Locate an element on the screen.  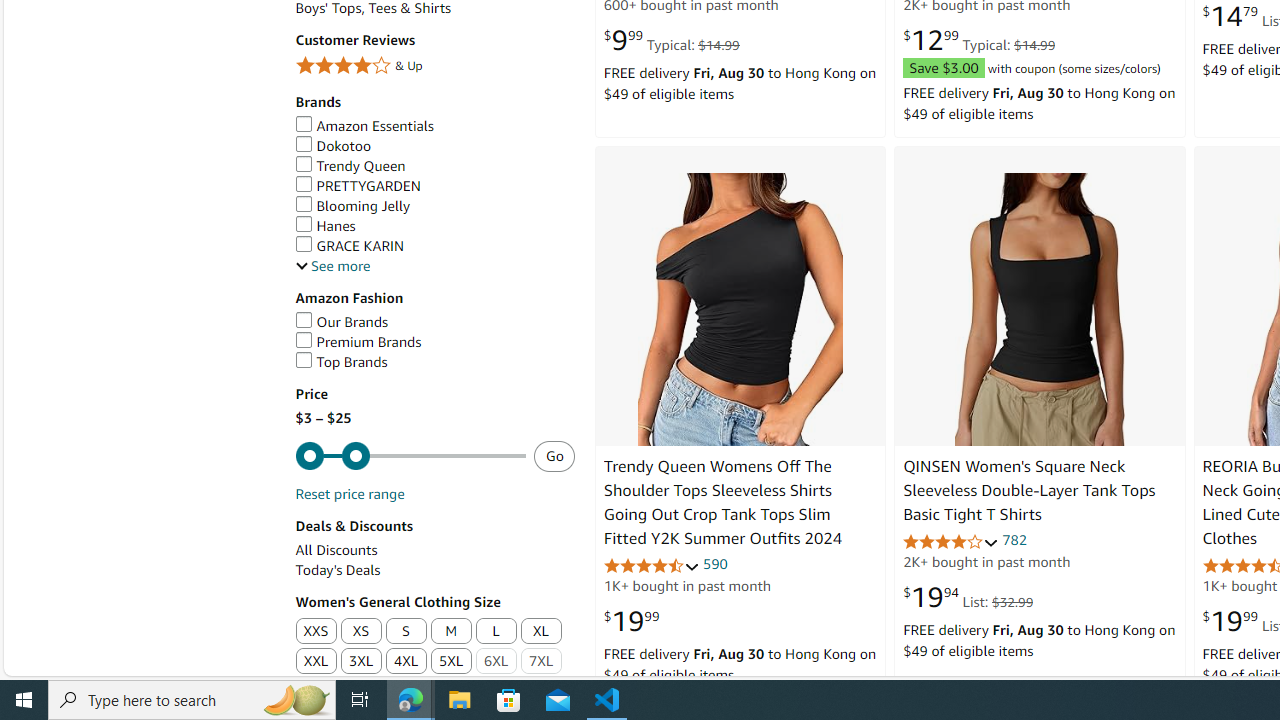
'XXL' is located at coordinates (314, 662).